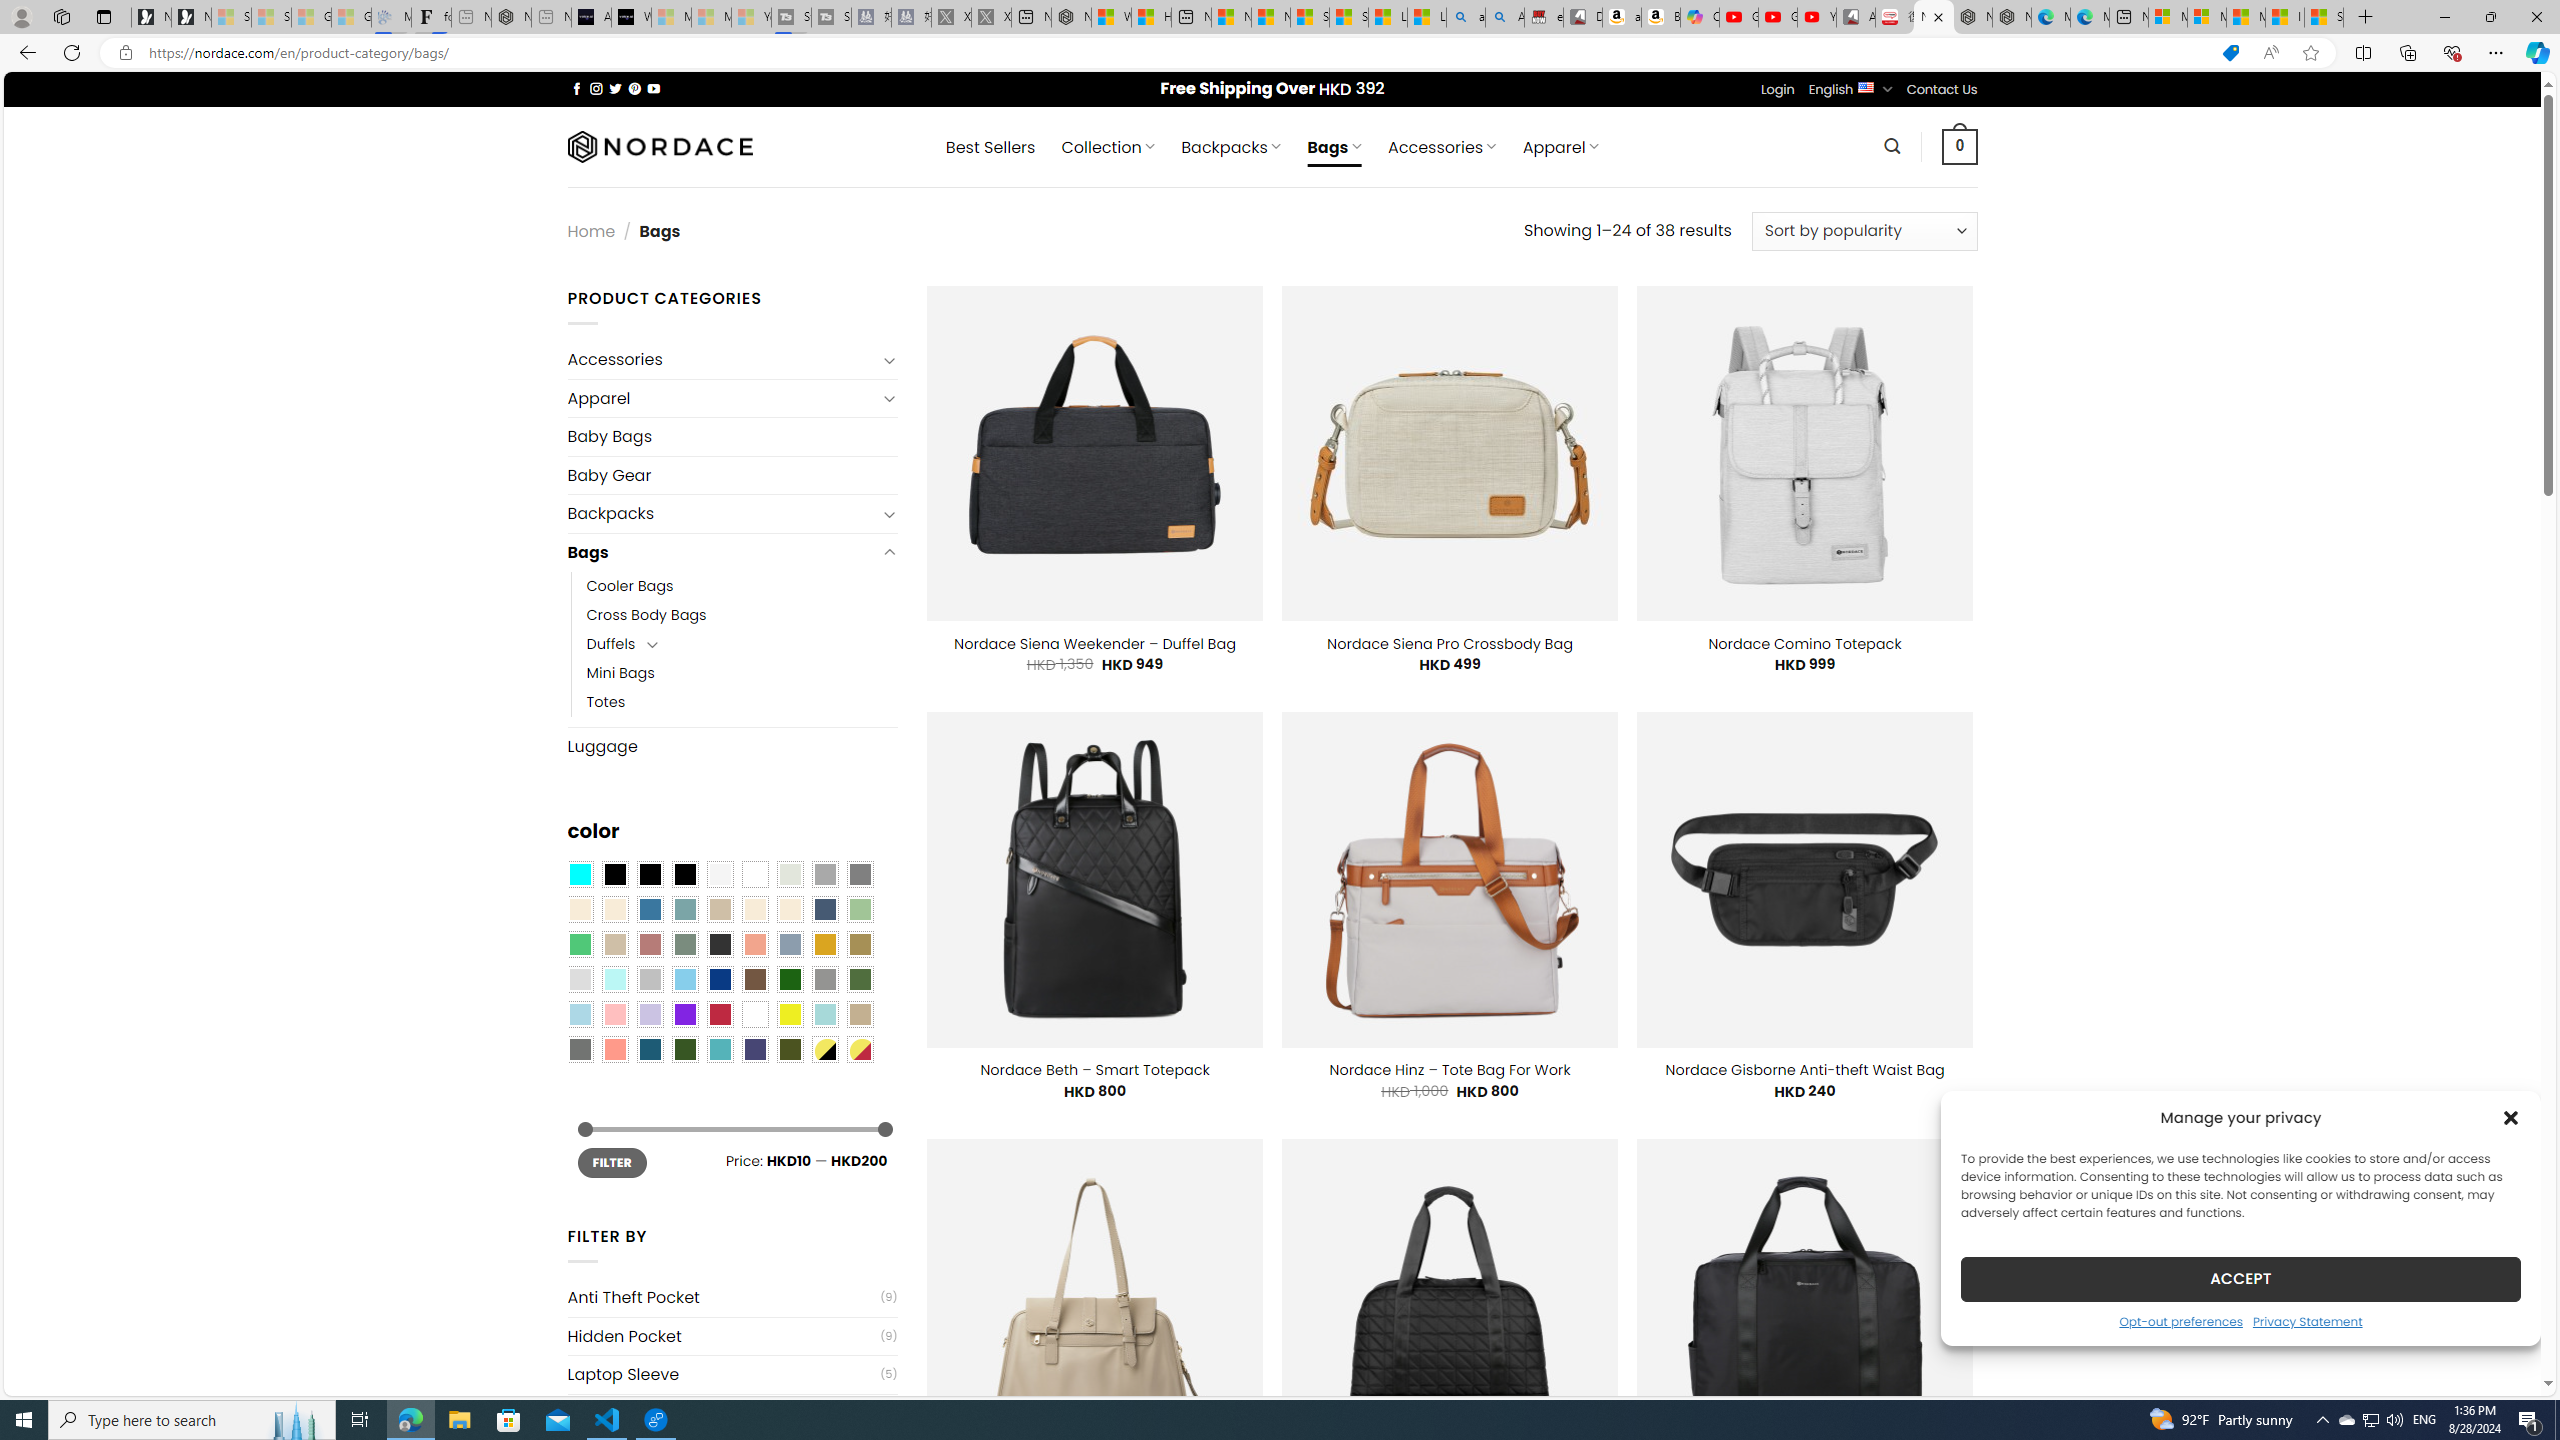  What do you see at coordinates (649, 909) in the screenshot?
I see `'Blue'` at bounding box center [649, 909].